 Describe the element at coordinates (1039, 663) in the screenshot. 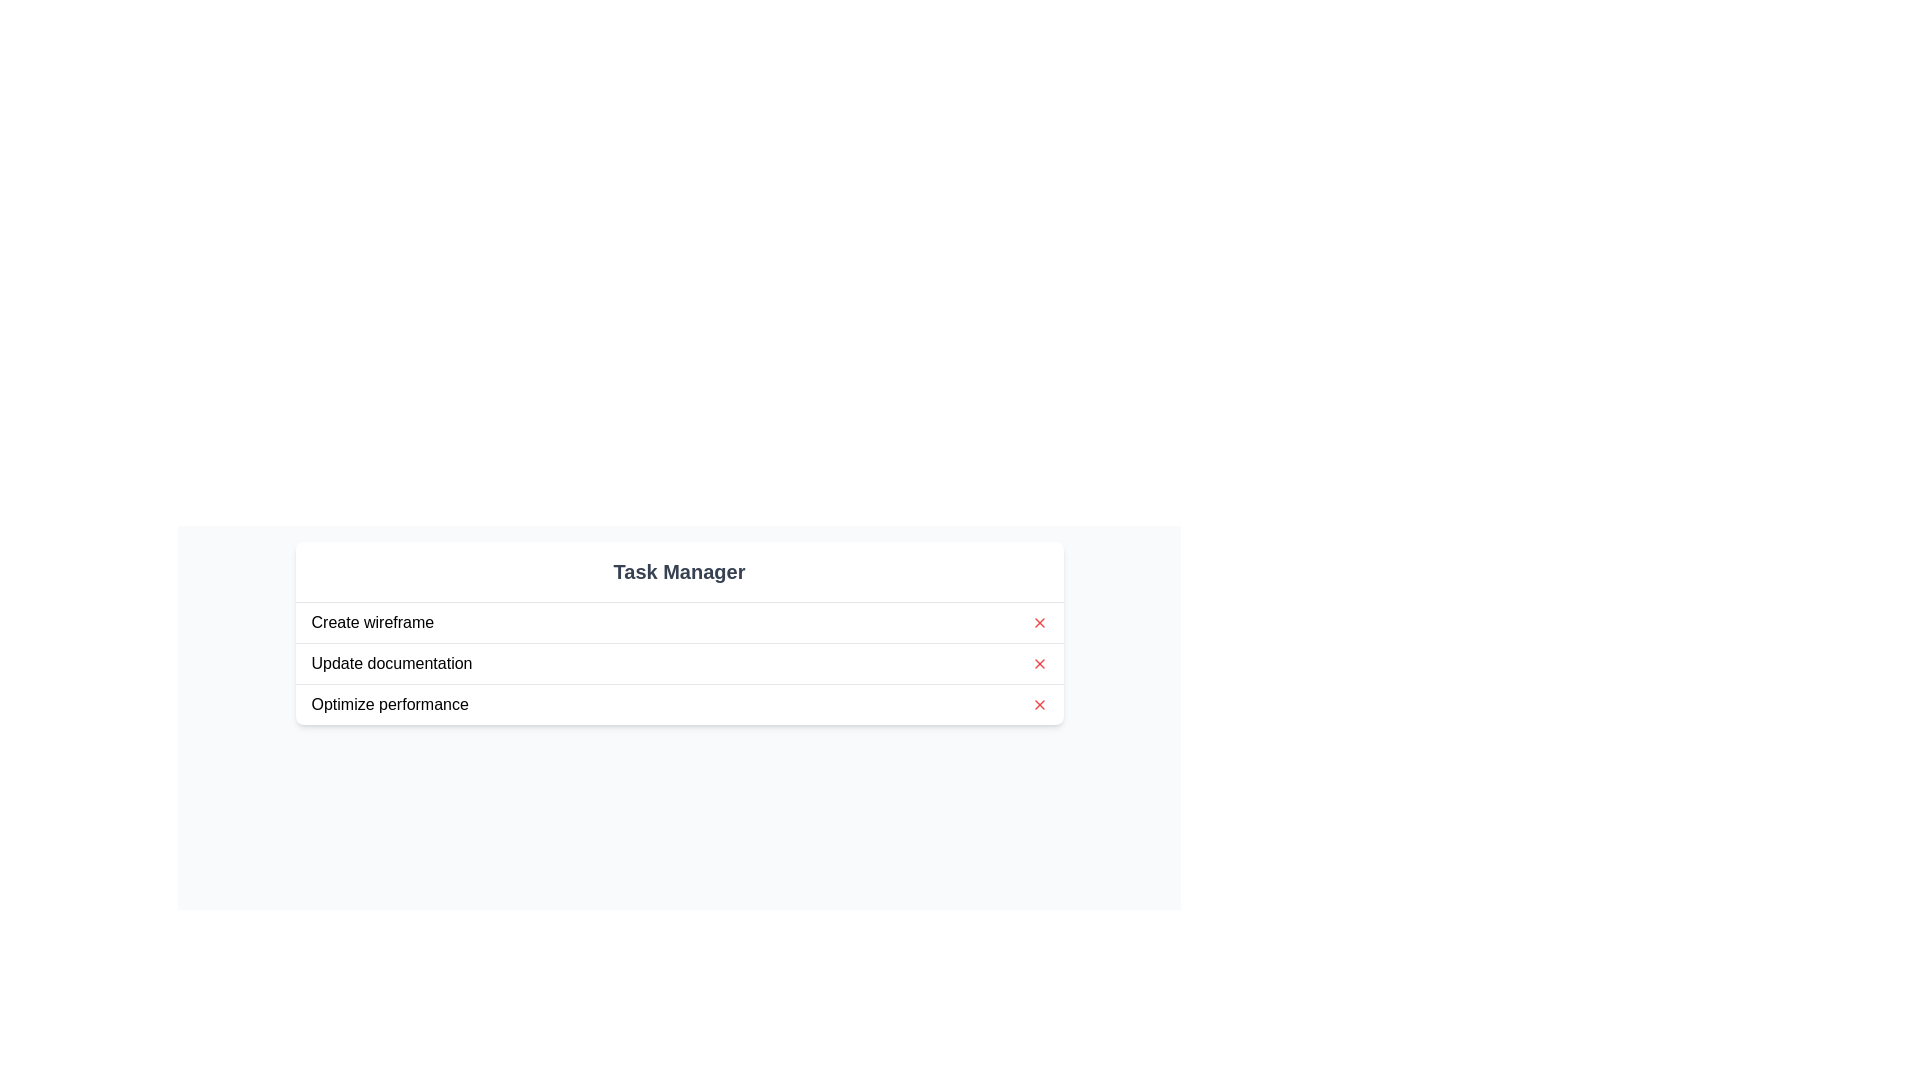

I see `the delete button located to the far right of the 'Update documentation' list item` at that location.